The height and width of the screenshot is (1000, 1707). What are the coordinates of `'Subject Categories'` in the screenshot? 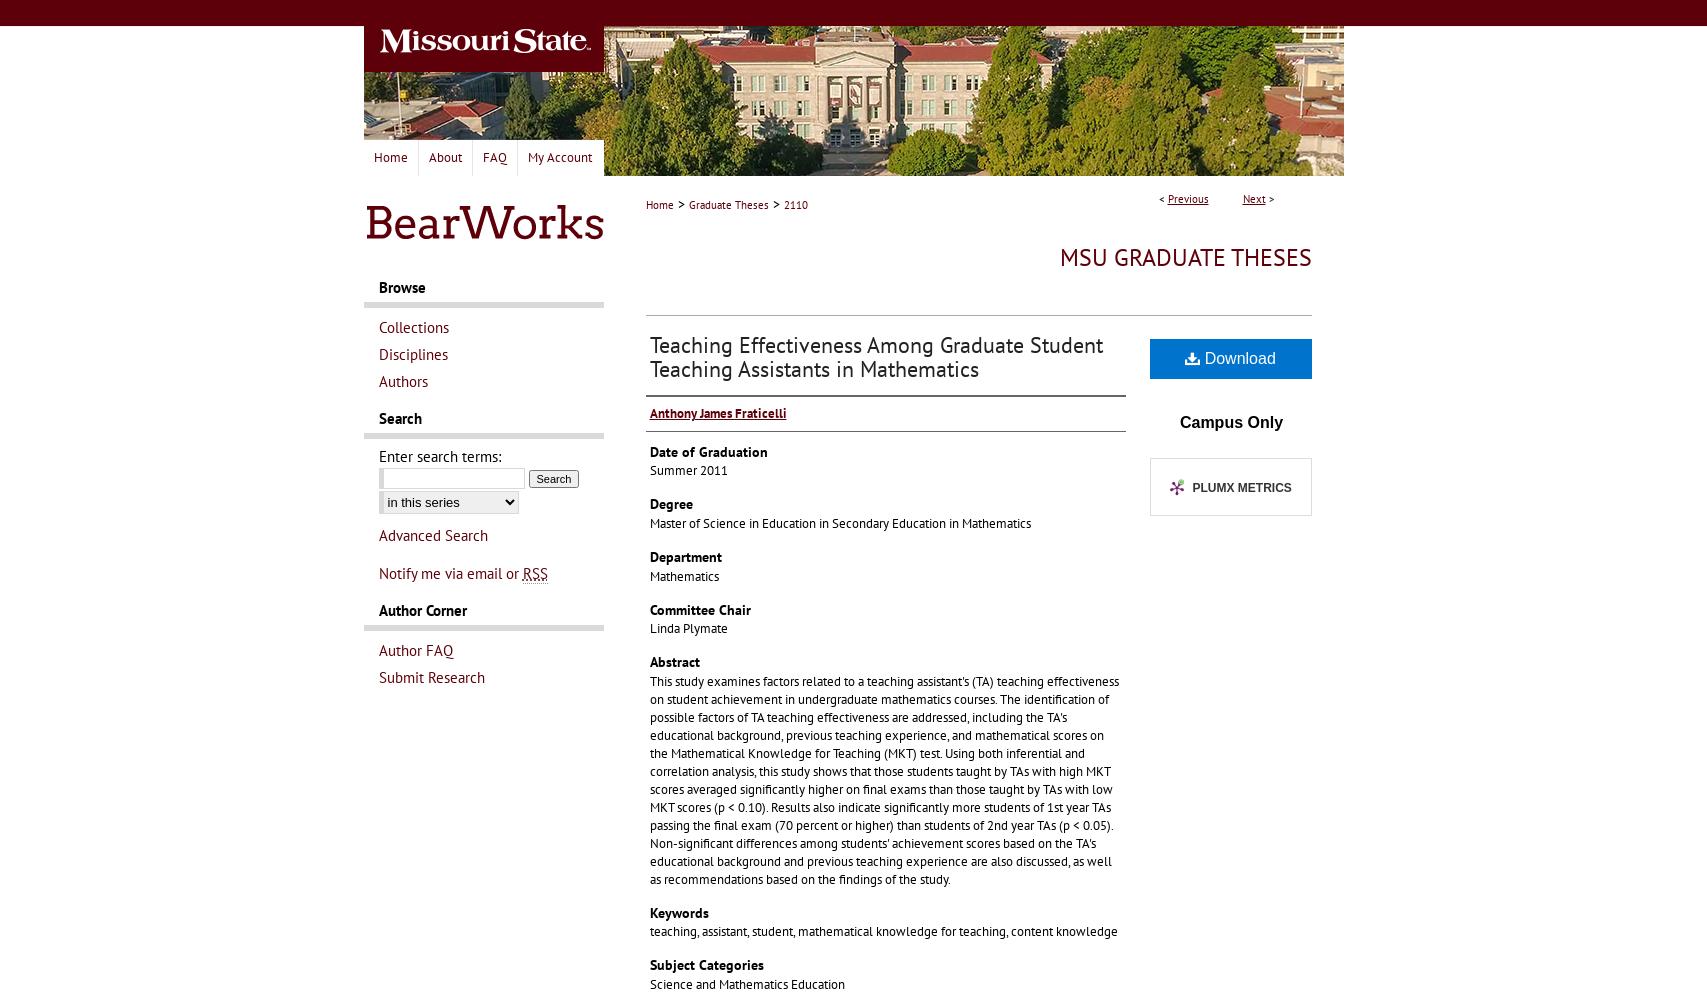 It's located at (706, 964).